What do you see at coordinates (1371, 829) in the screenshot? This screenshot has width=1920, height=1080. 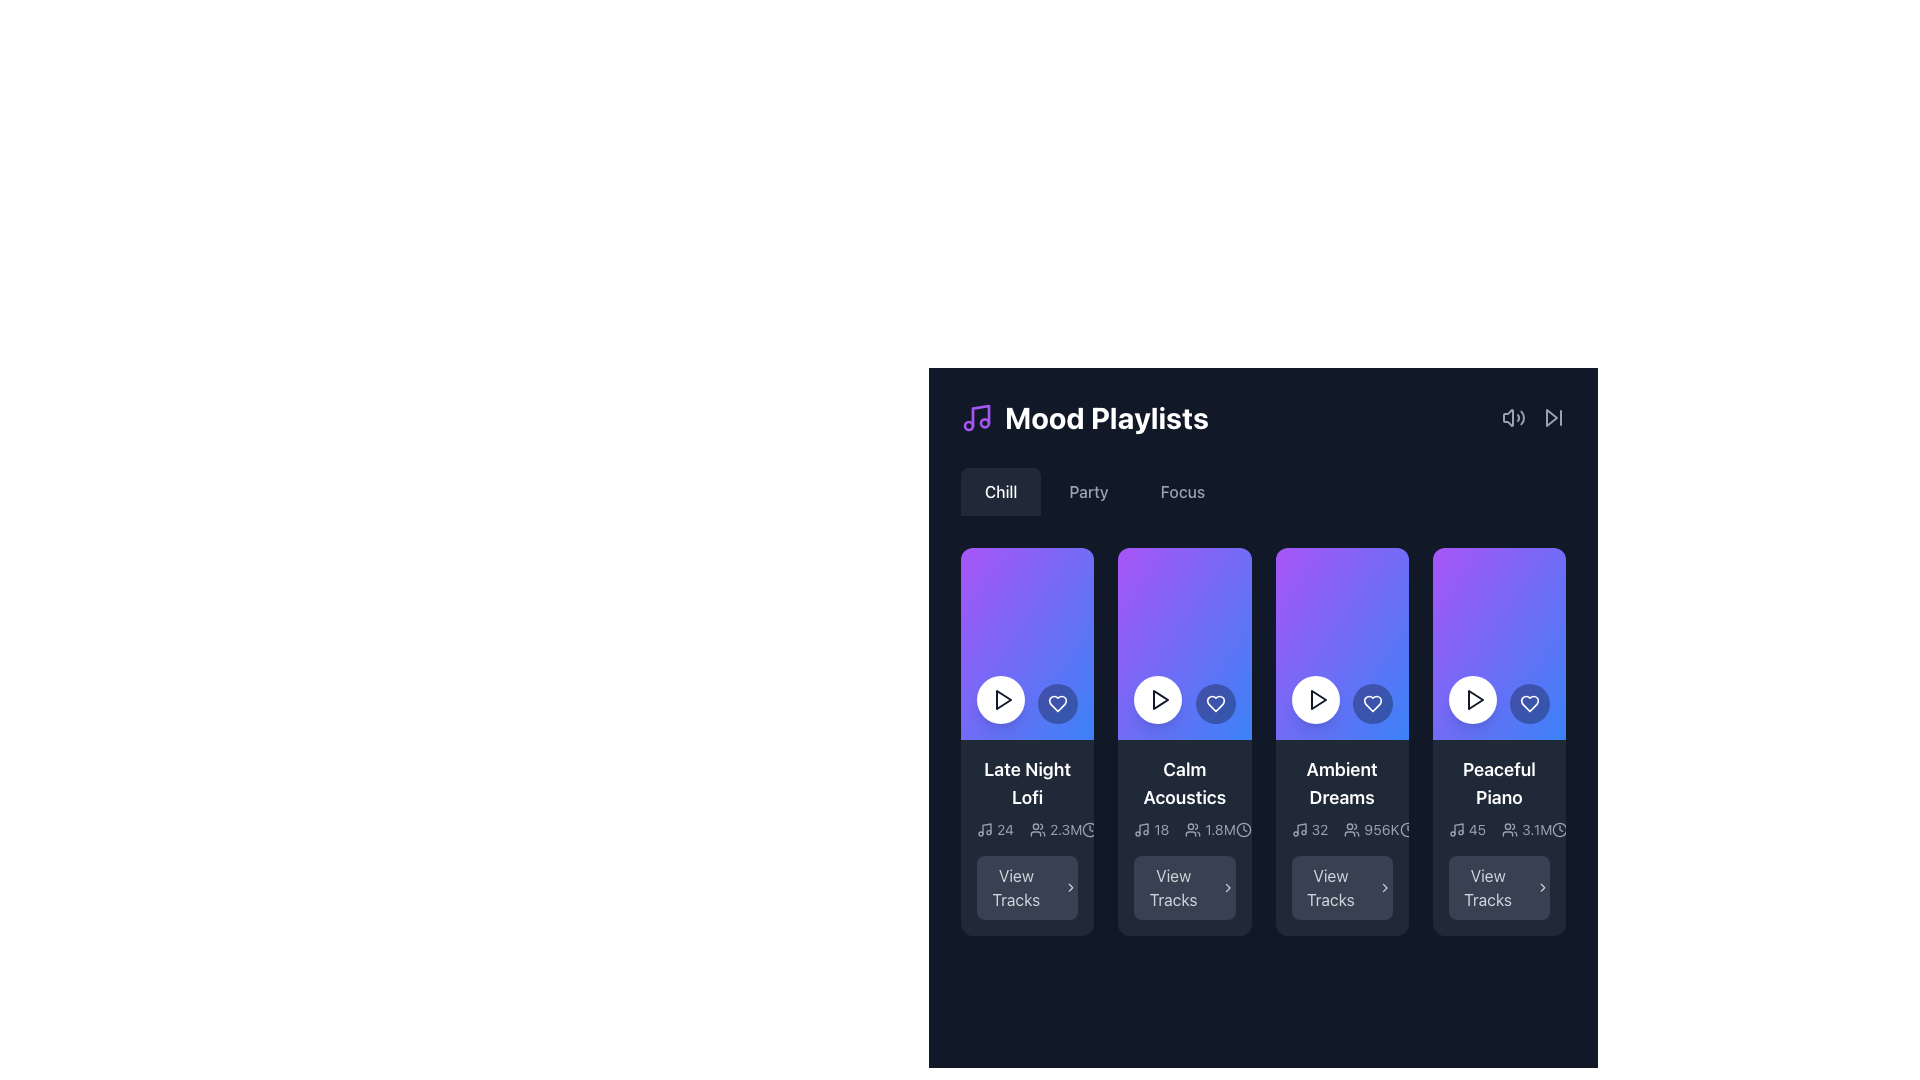 I see `the user icon located in the bottom section of the 'Ambient Dreams' playlist card, which features the text '956K' and a small outline of human figures next to it` at bounding box center [1371, 829].